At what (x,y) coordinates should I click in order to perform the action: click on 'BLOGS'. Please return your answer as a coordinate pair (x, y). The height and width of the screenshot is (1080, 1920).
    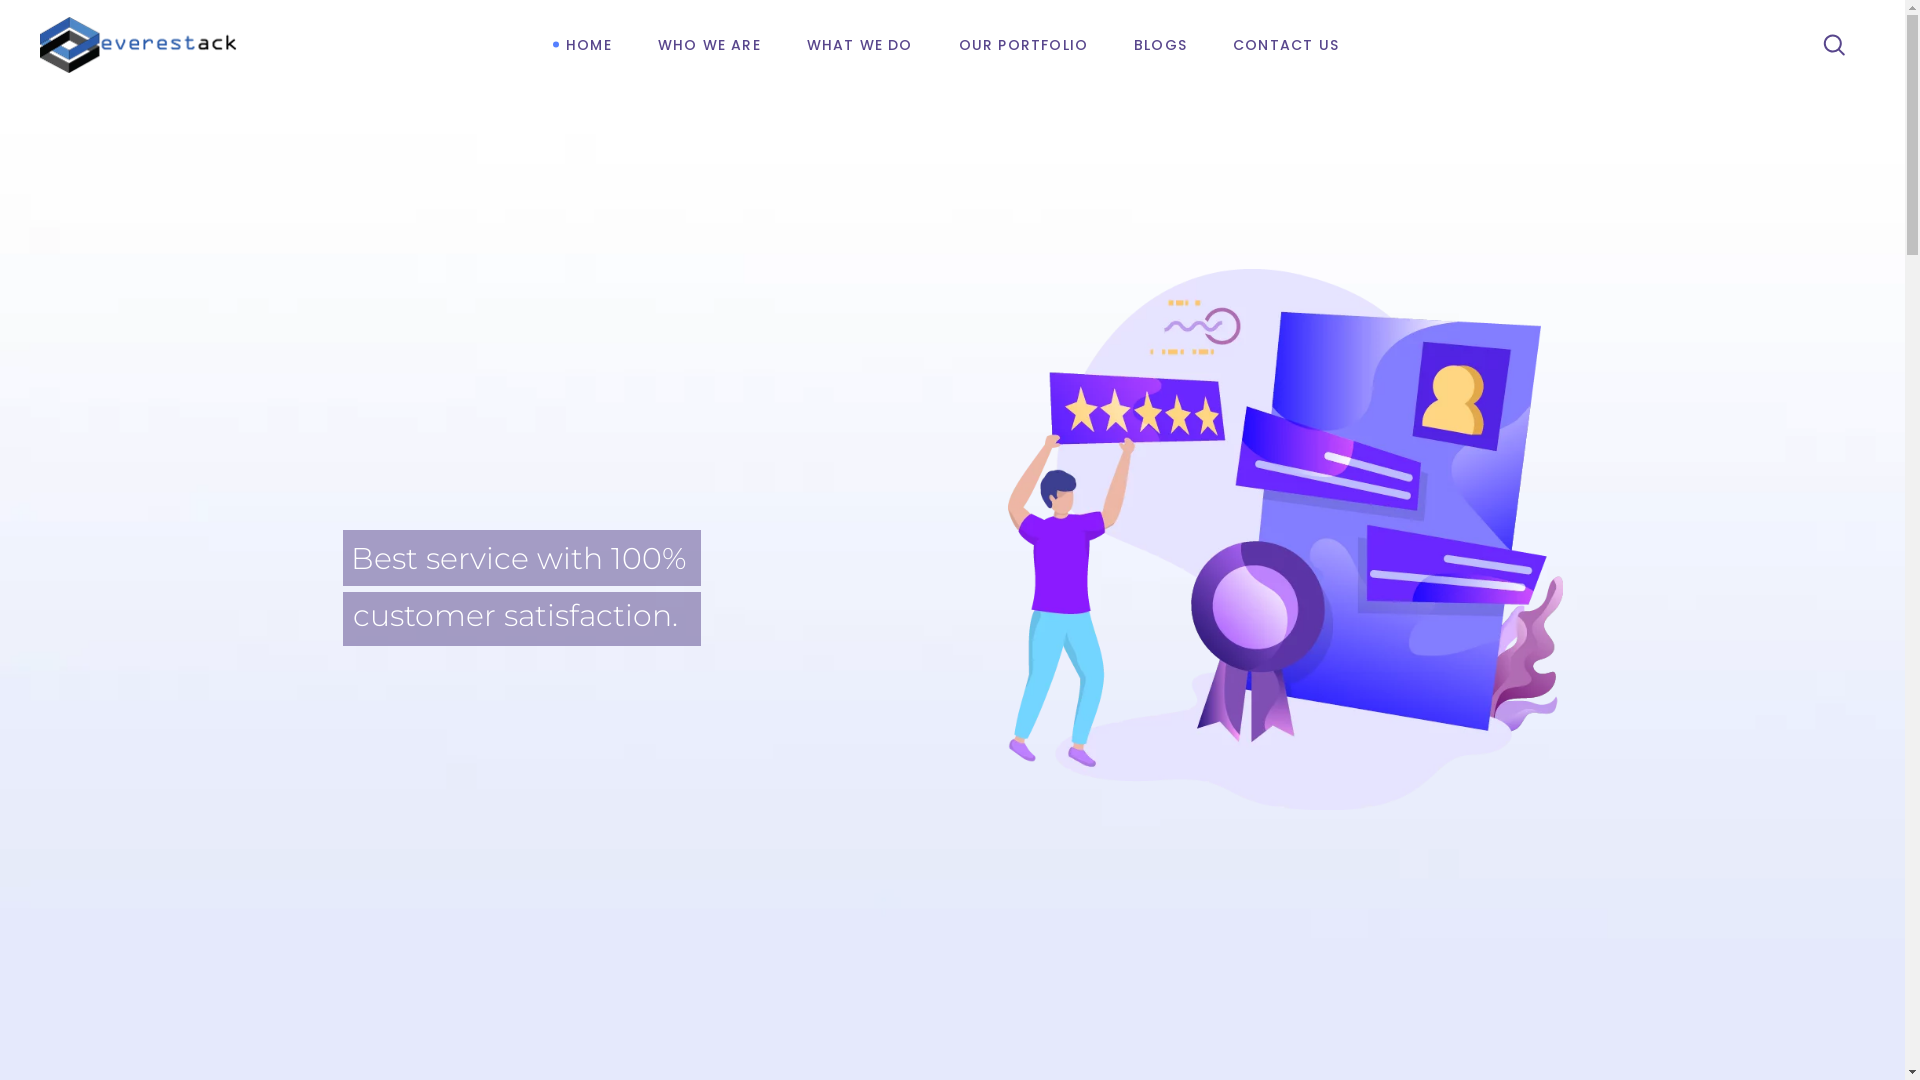
    Looking at the image, I should click on (1160, 45).